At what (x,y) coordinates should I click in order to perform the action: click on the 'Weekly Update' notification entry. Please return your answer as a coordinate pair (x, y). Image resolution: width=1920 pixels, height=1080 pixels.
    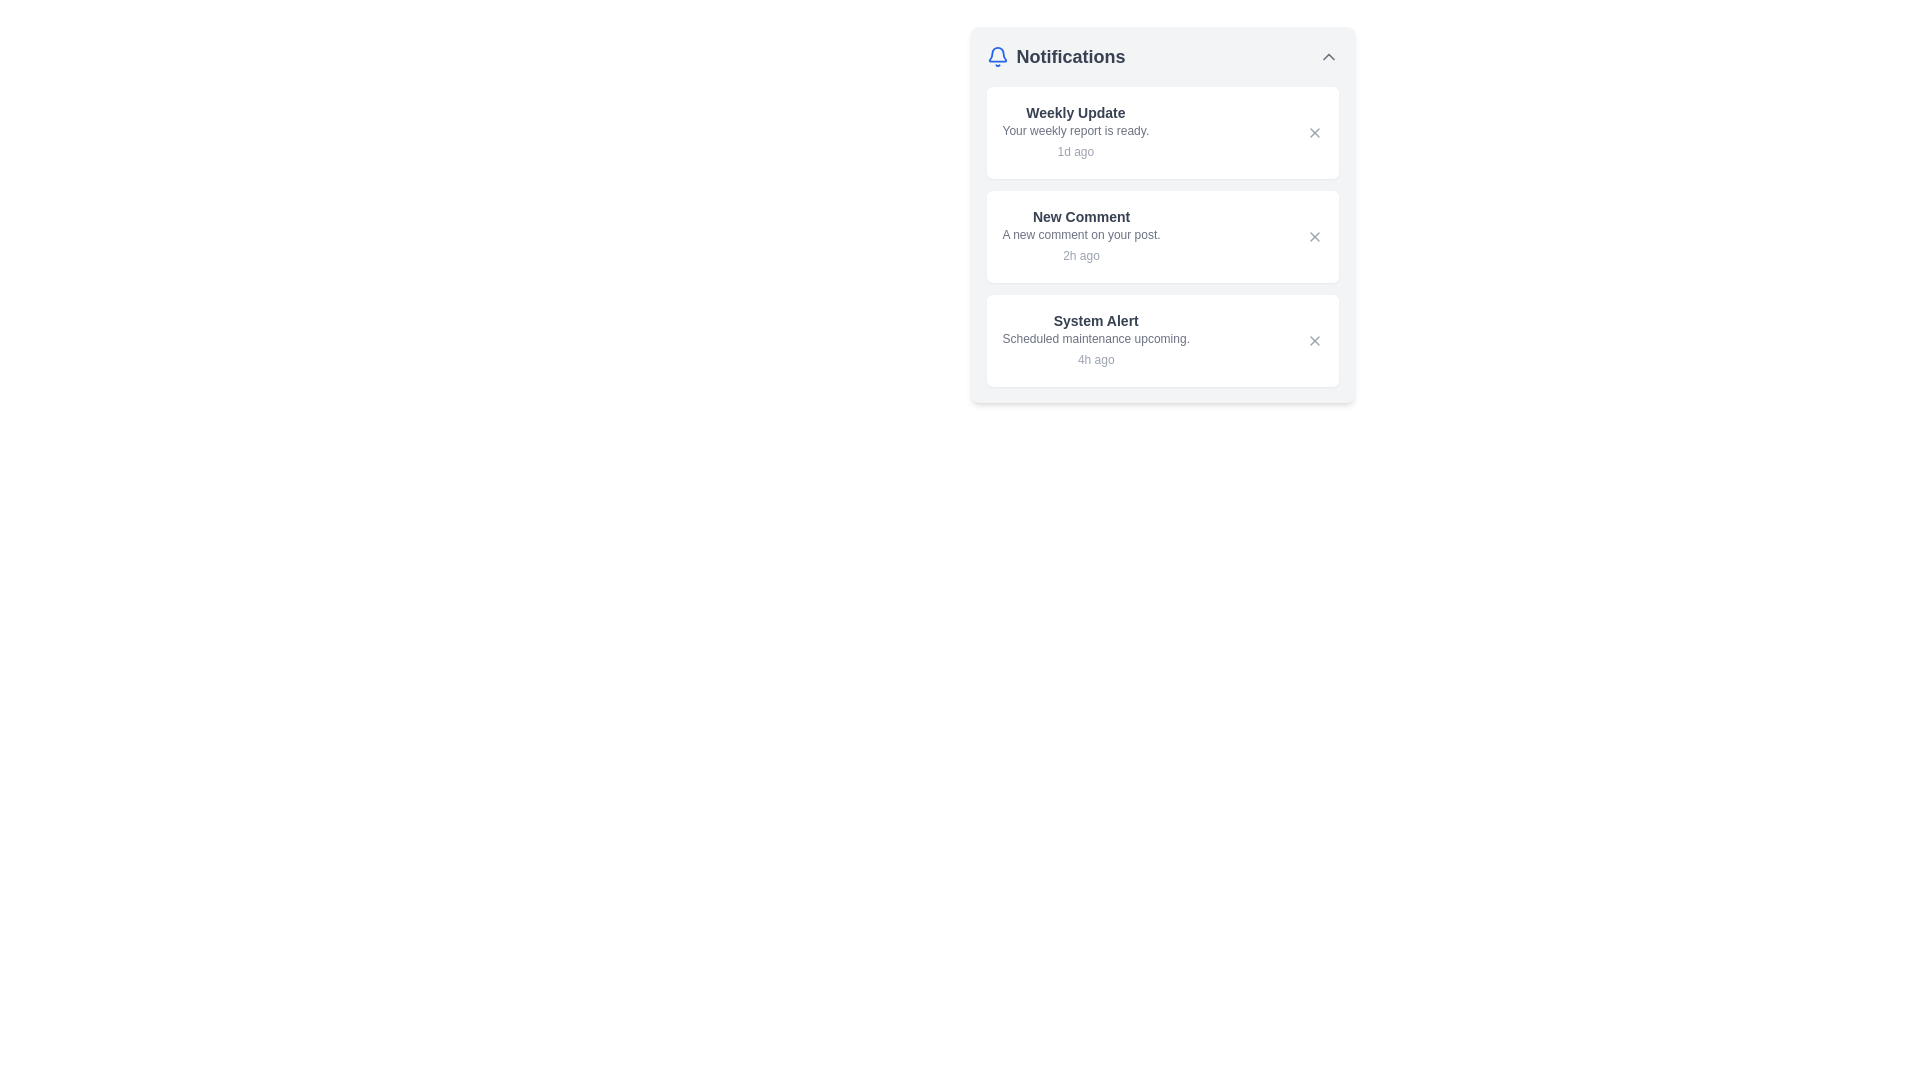
    Looking at the image, I should click on (1074, 132).